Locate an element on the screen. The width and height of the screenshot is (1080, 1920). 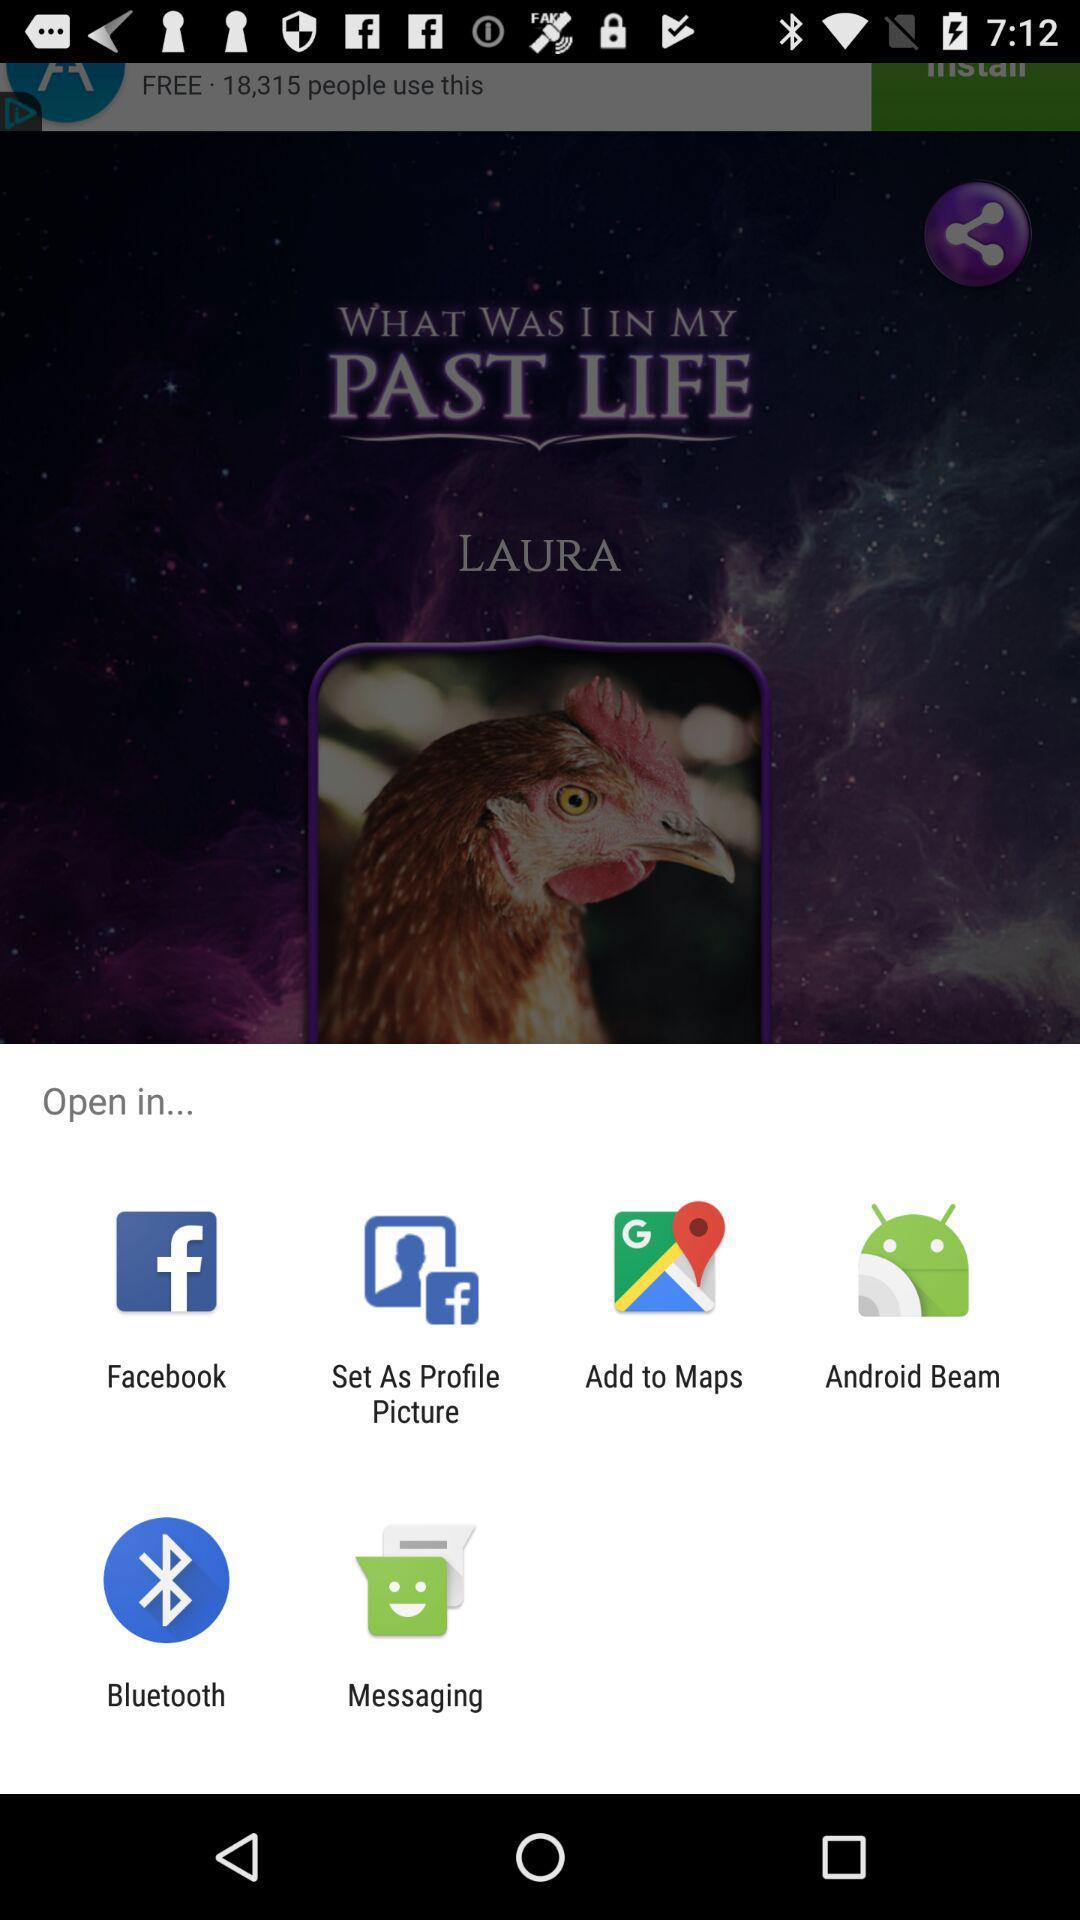
app at the bottom right corner is located at coordinates (913, 1392).